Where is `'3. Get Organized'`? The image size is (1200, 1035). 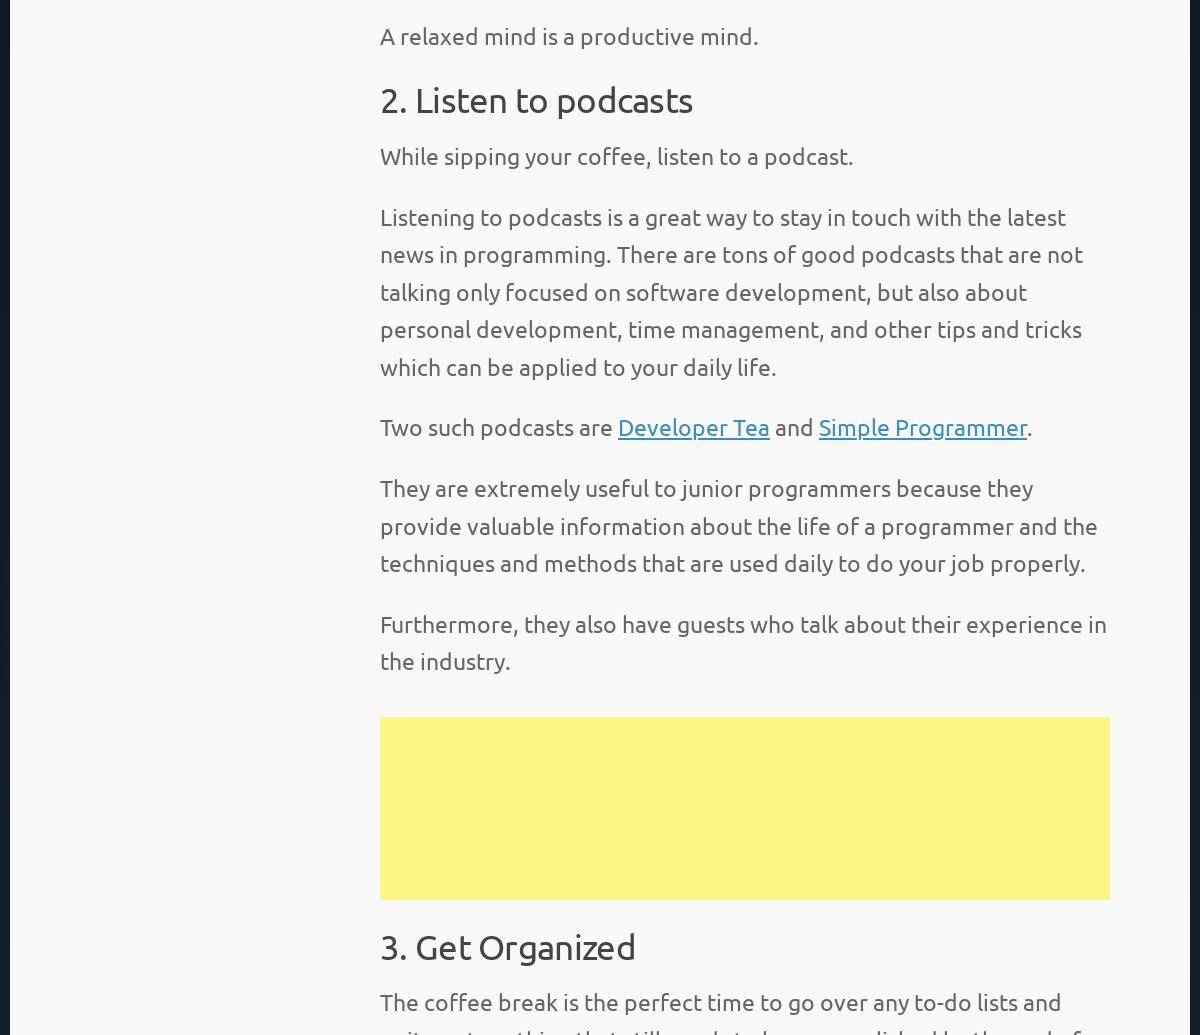
'3. Get Organized' is located at coordinates (506, 944).